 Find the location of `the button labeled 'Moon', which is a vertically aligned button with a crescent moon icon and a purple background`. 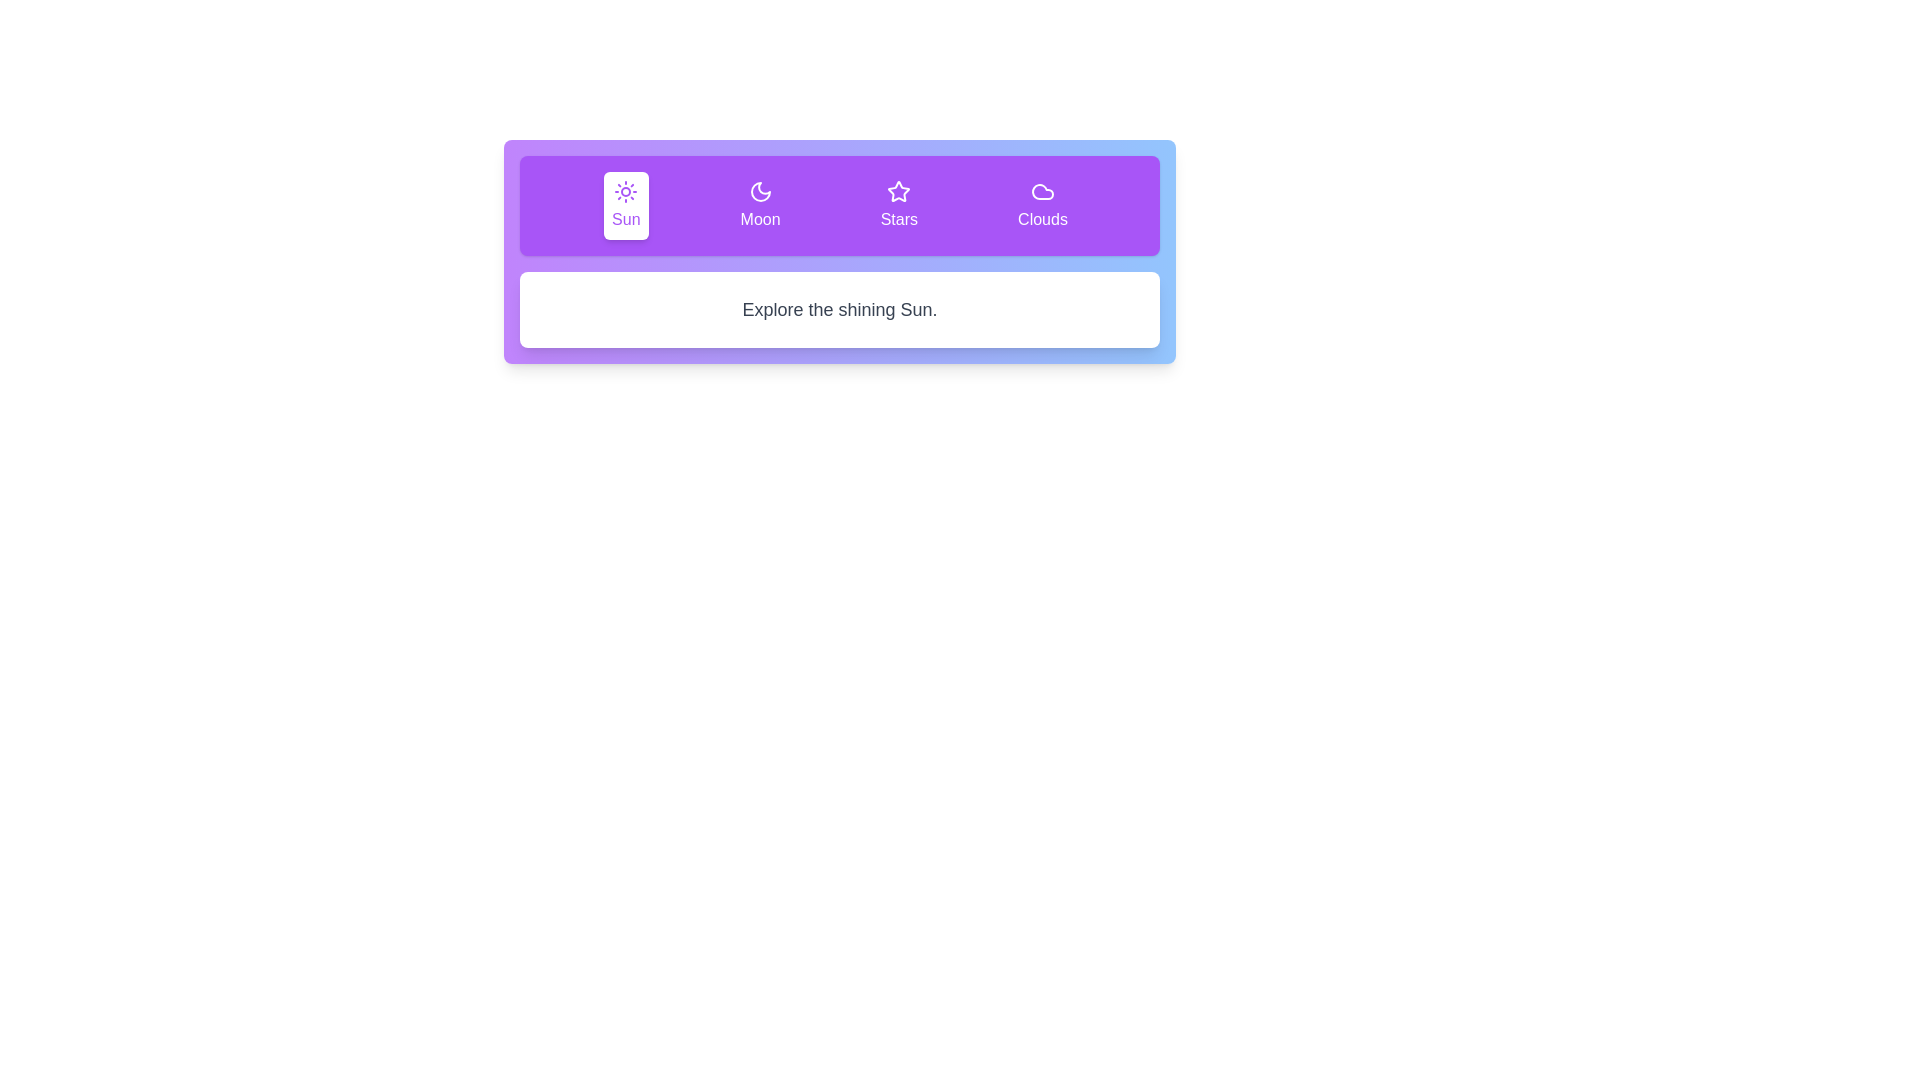

the button labeled 'Moon', which is a vertically aligned button with a crescent moon icon and a purple background is located at coordinates (759, 205).